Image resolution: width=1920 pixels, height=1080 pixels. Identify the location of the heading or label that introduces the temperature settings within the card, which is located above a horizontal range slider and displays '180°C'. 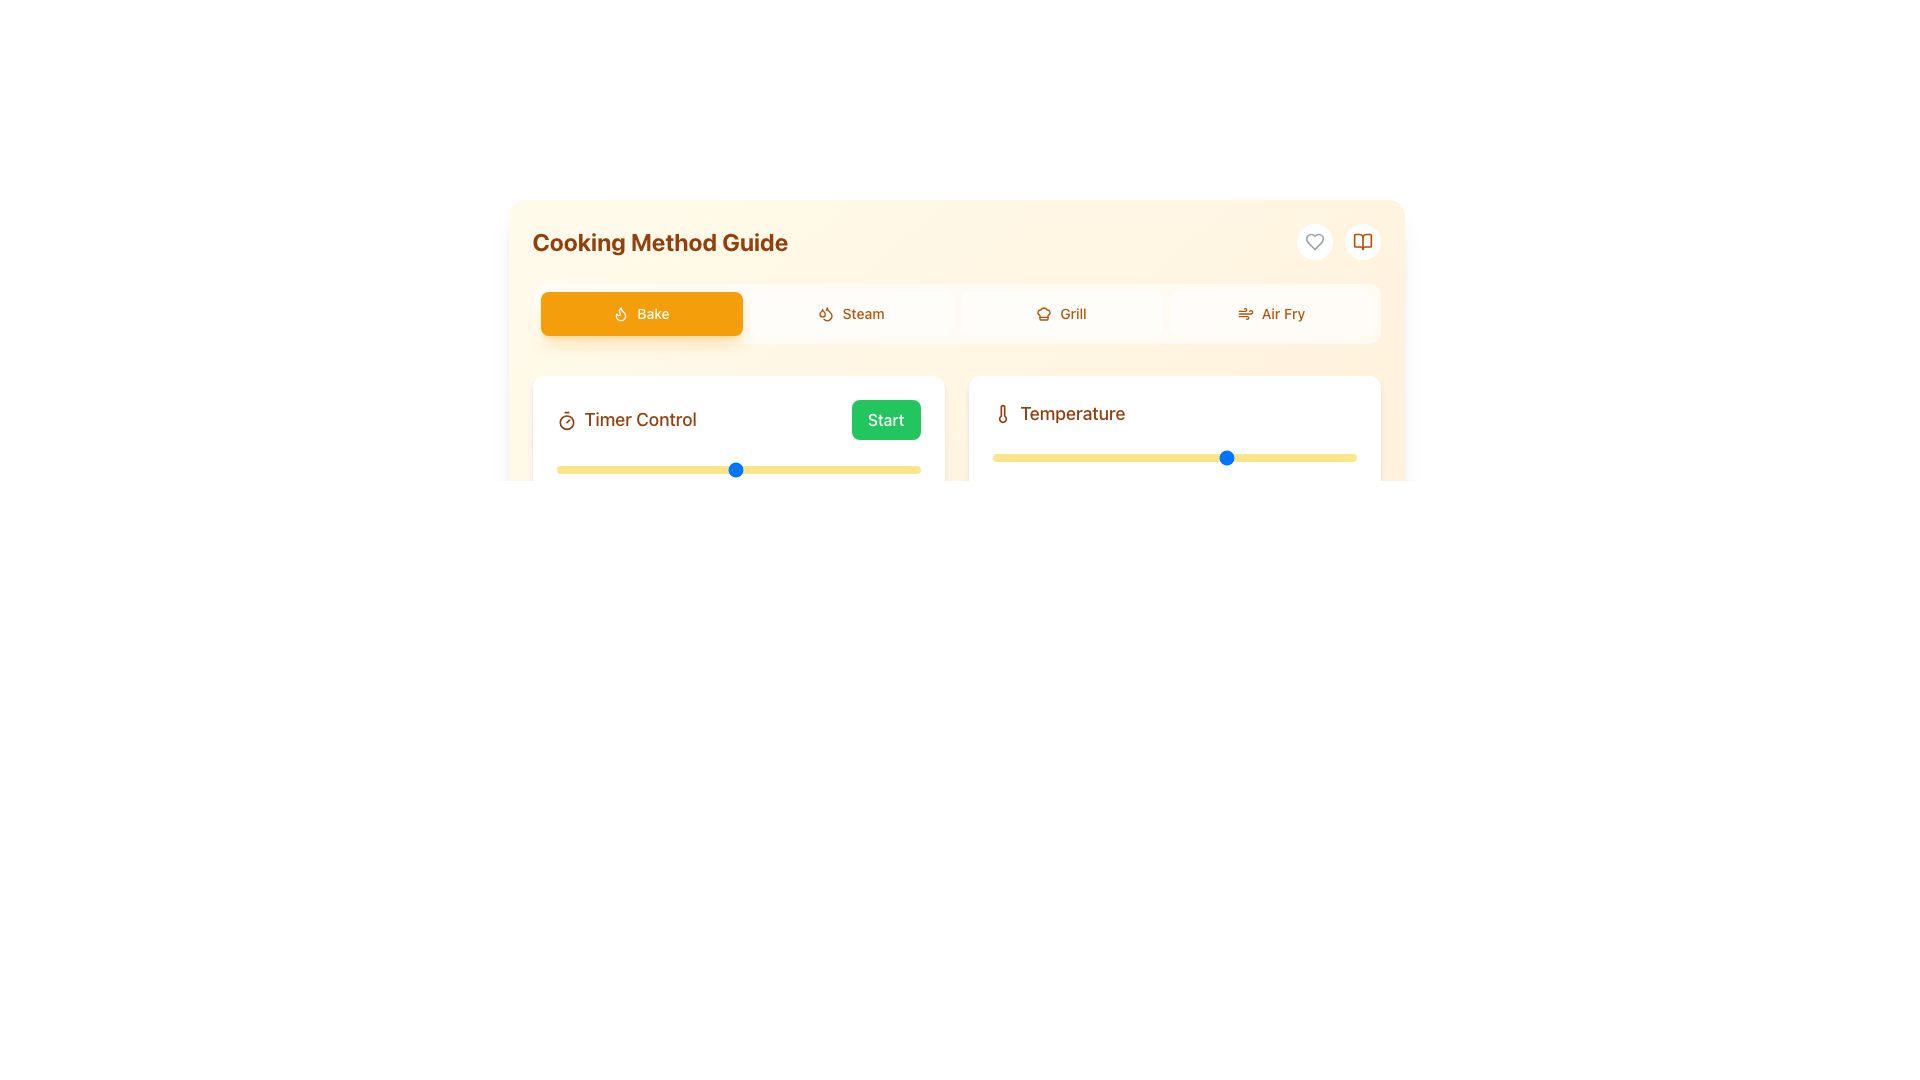
(1174, 412).